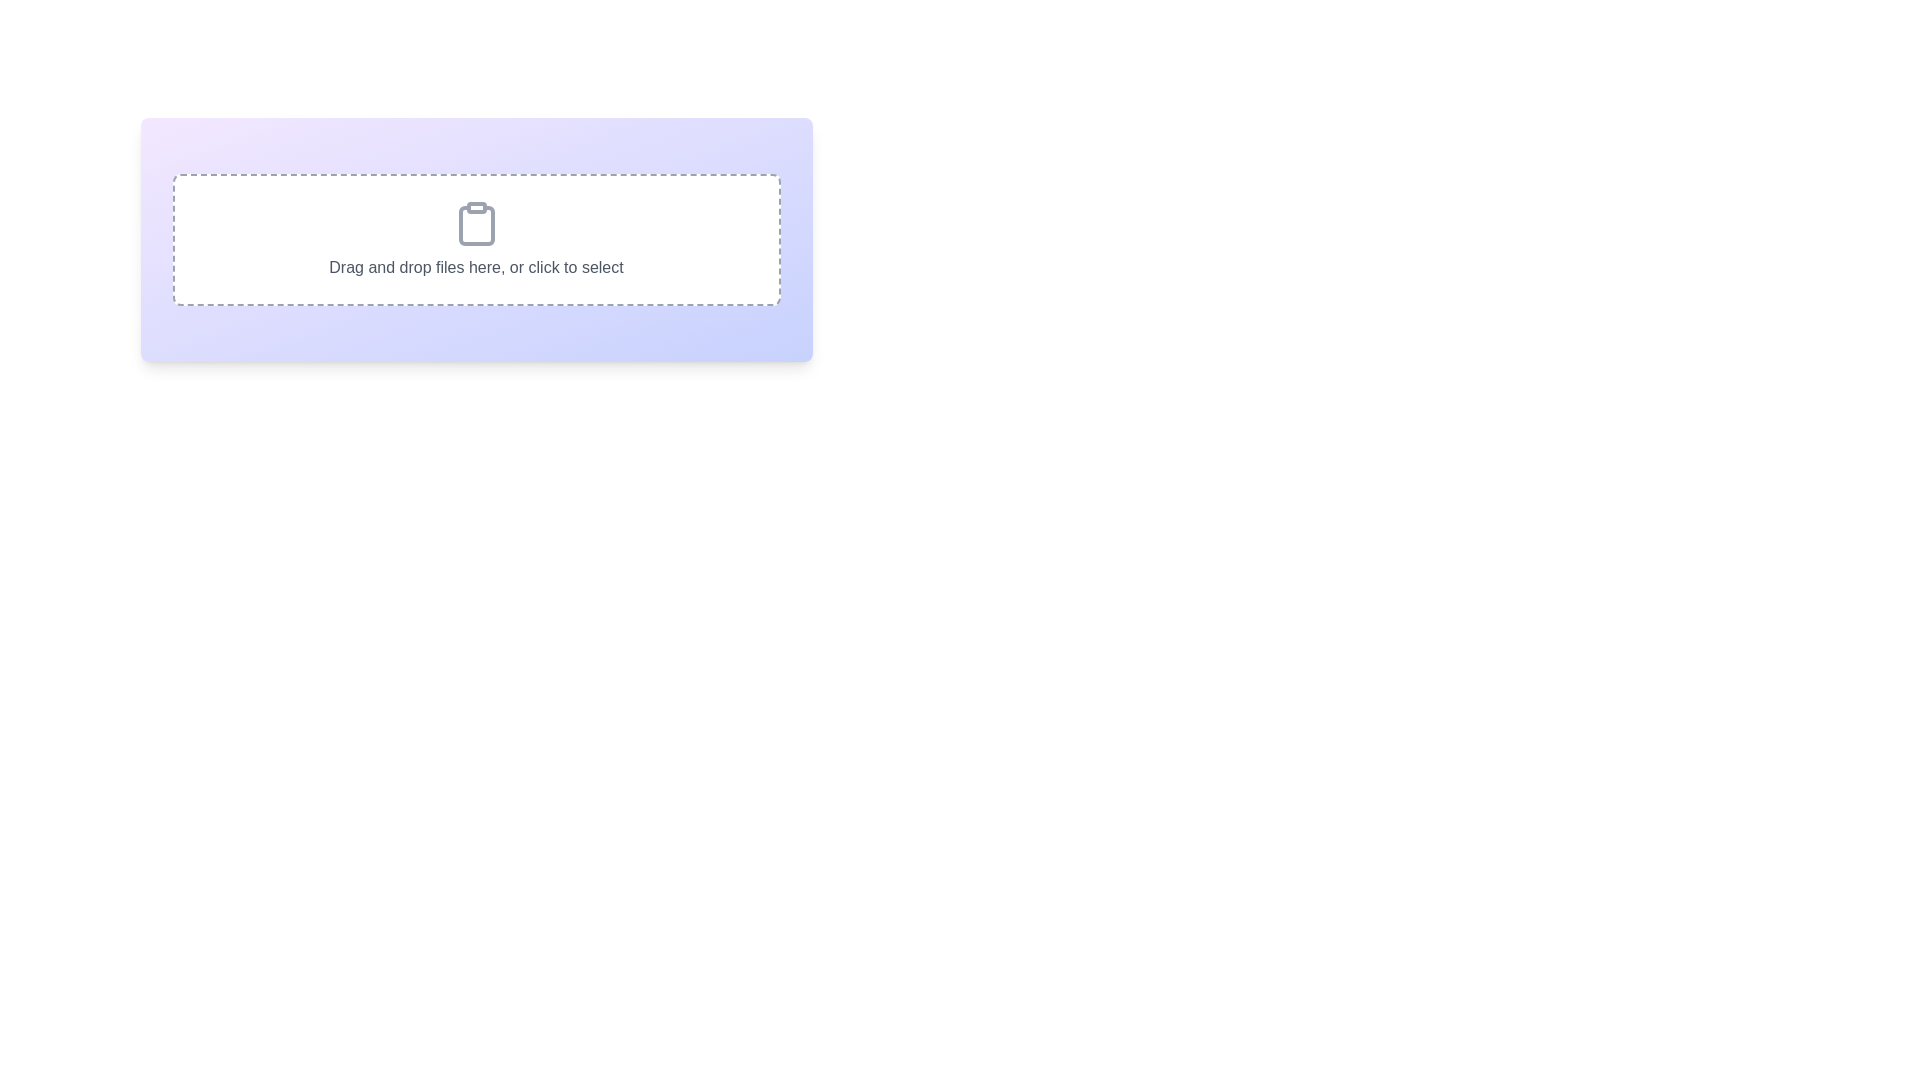  I want to click on the file upload area with dashed gray borders that states 'Drag and drop files here, or click to select' to observe hover effects, so click(475, 238).